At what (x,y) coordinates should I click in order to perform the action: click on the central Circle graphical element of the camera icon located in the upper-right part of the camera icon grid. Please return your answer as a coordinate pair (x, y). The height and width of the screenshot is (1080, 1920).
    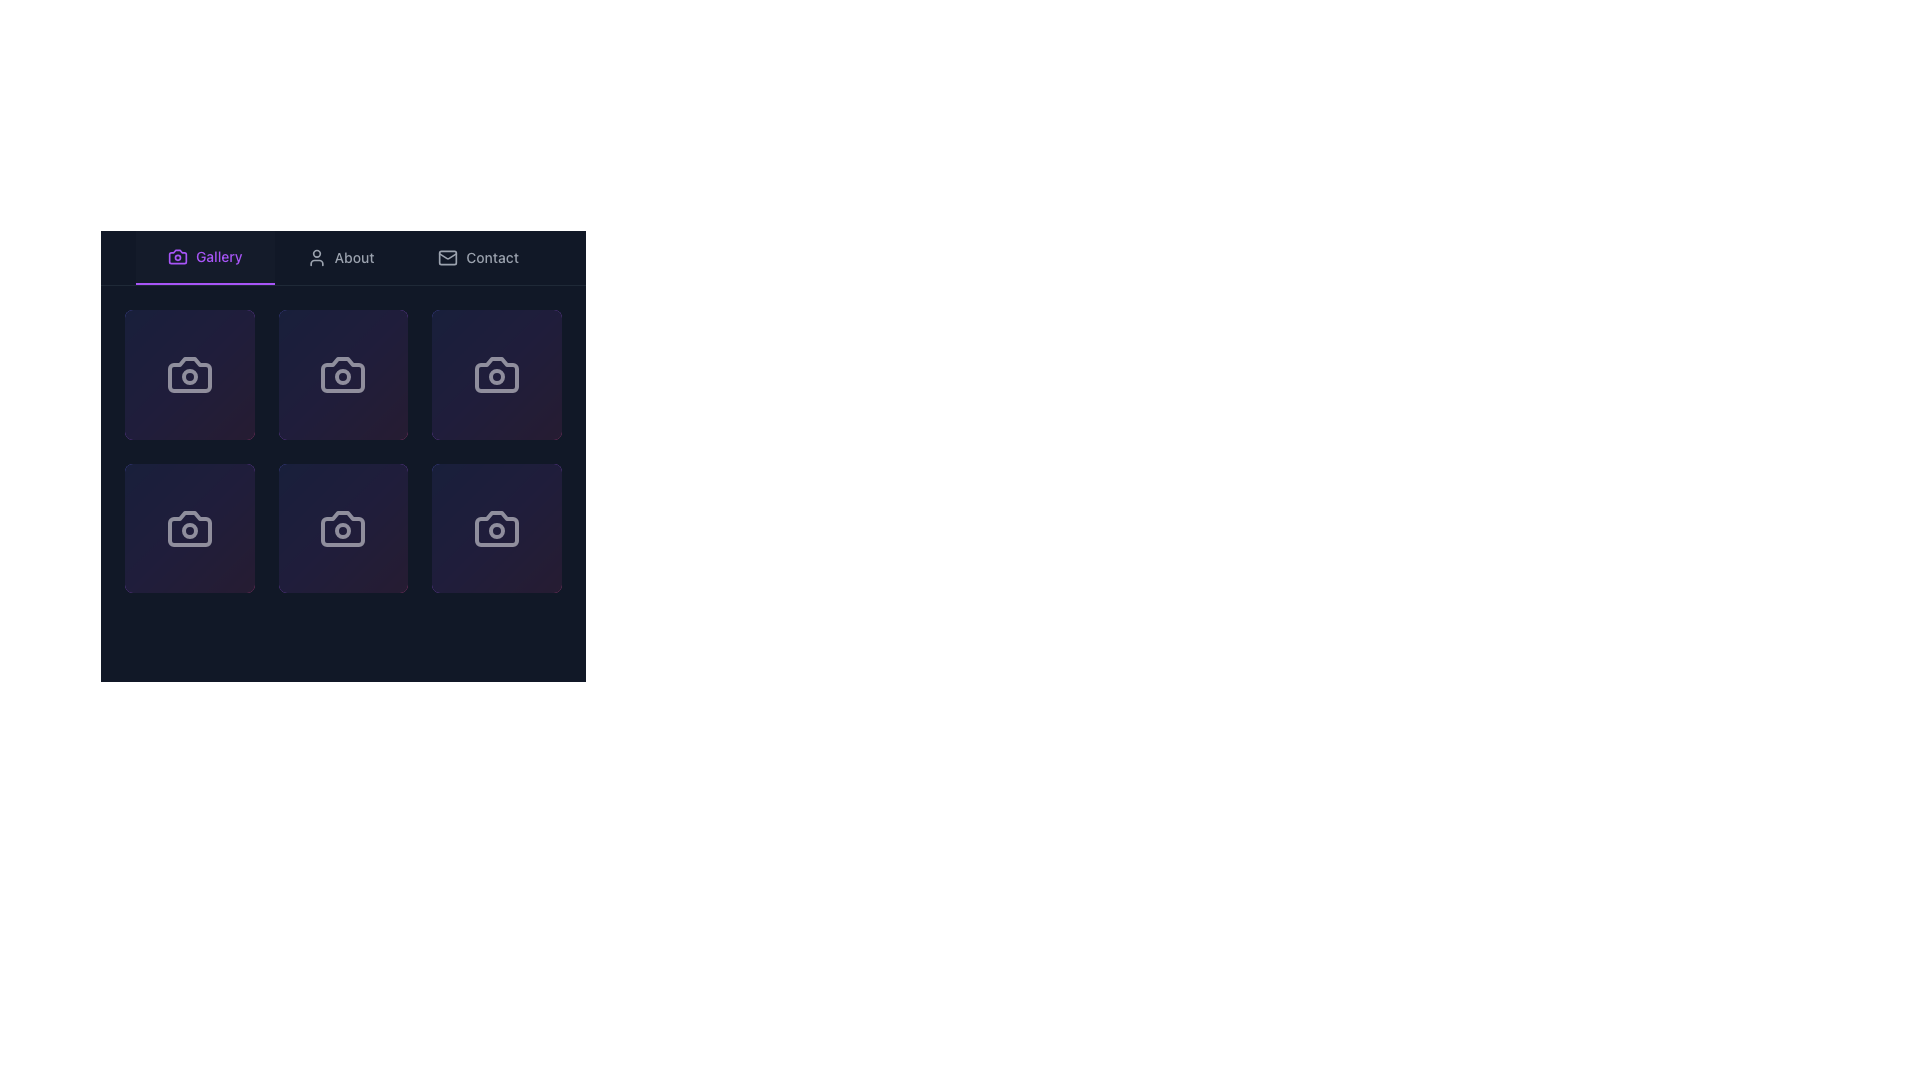
    Looking at the image, I should click on (497, 376).